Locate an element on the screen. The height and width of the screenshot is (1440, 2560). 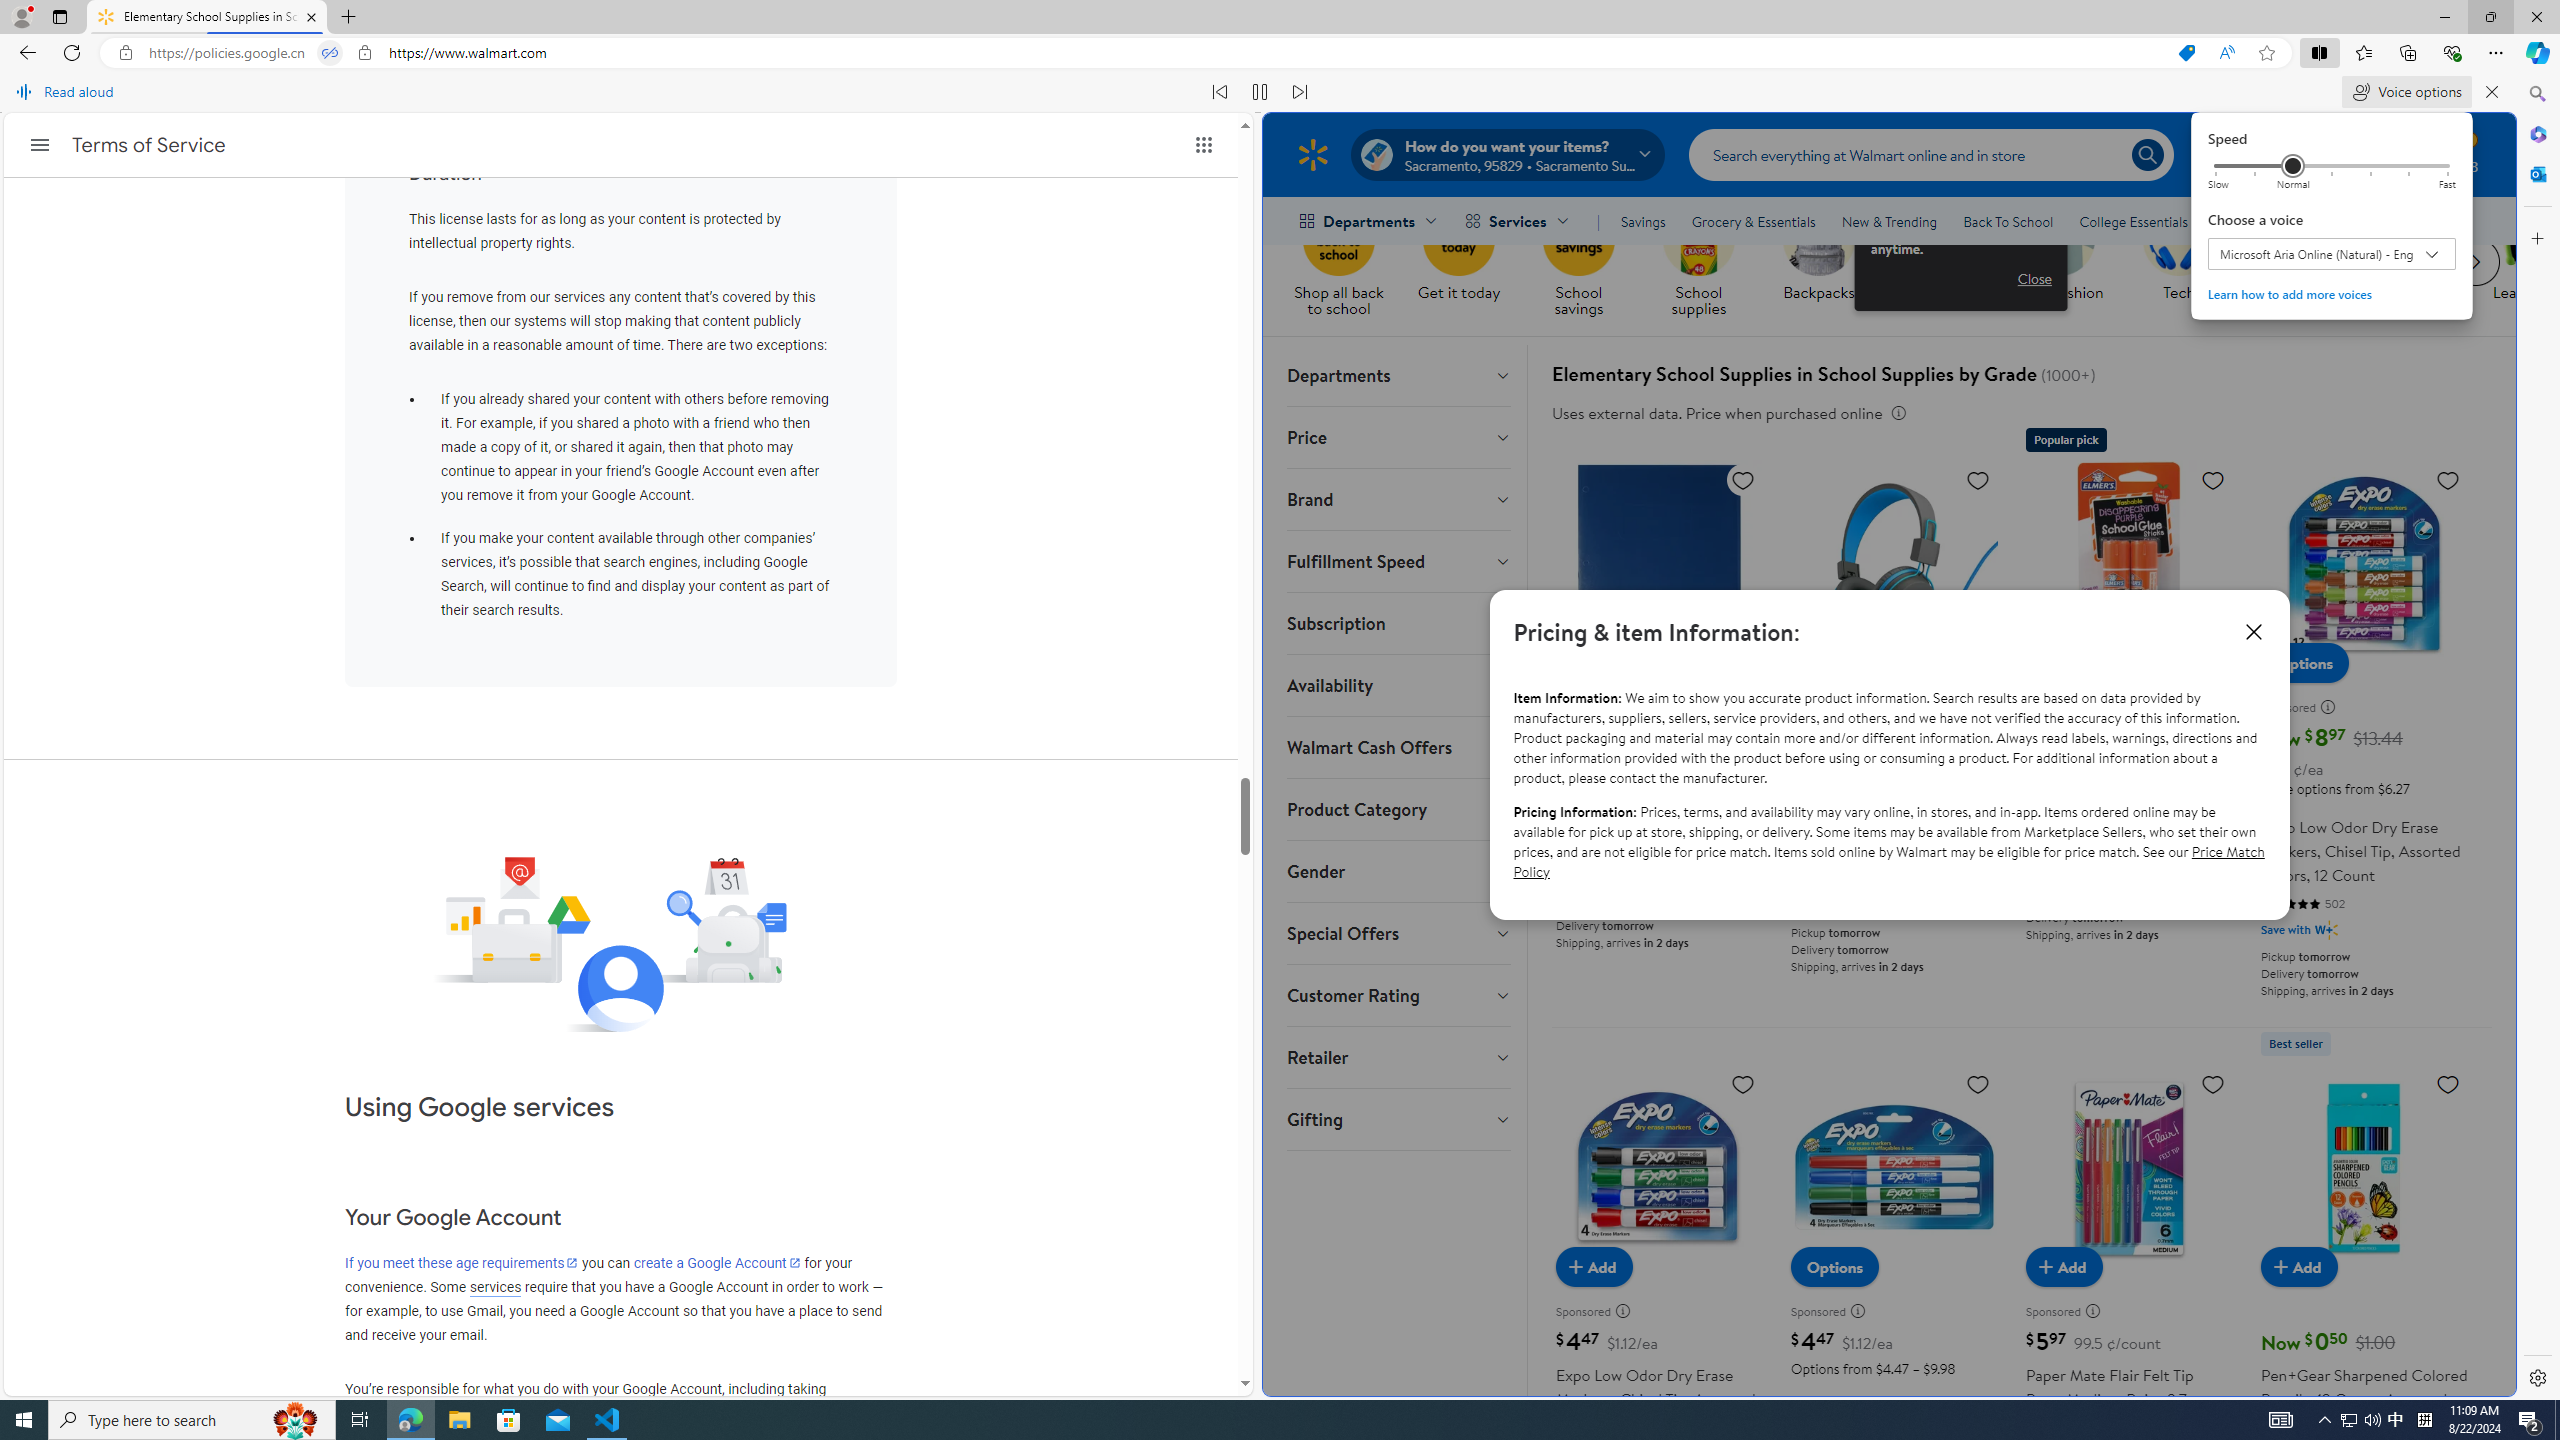
'Search highlights icon opens search home window' is located at coordinates (294, 1418).